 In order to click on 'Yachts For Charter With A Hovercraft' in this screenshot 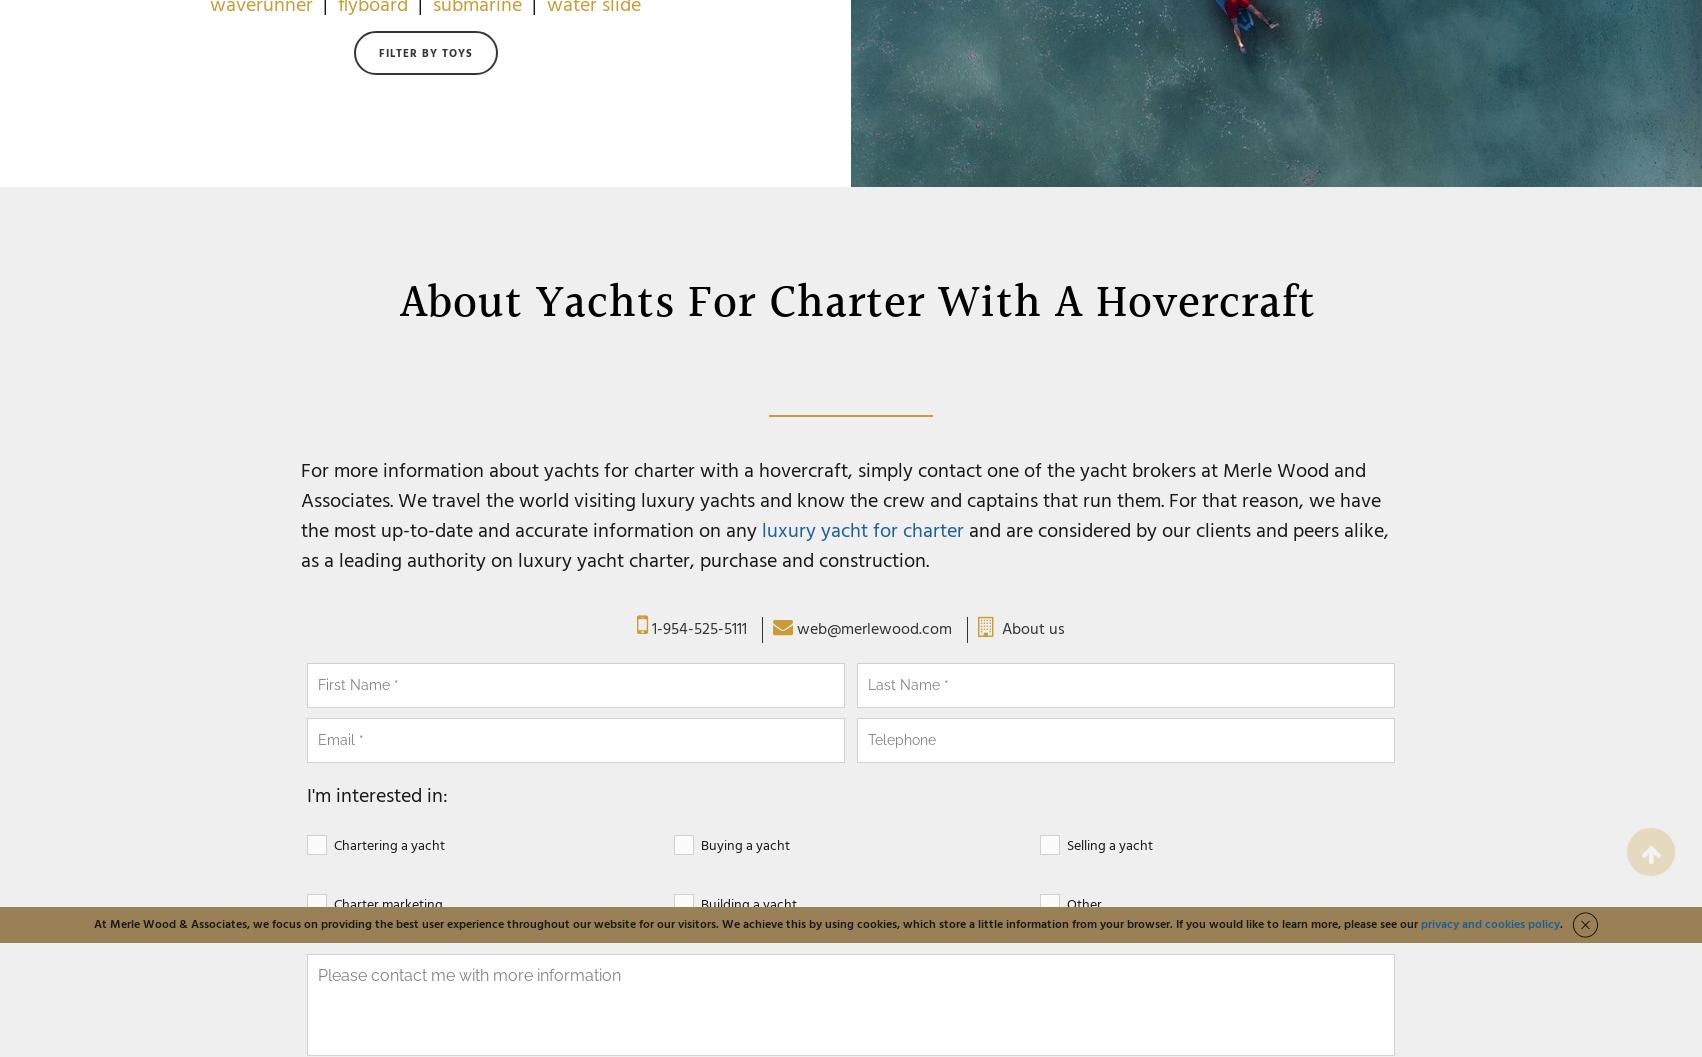, I will do `click(925, 303)`.